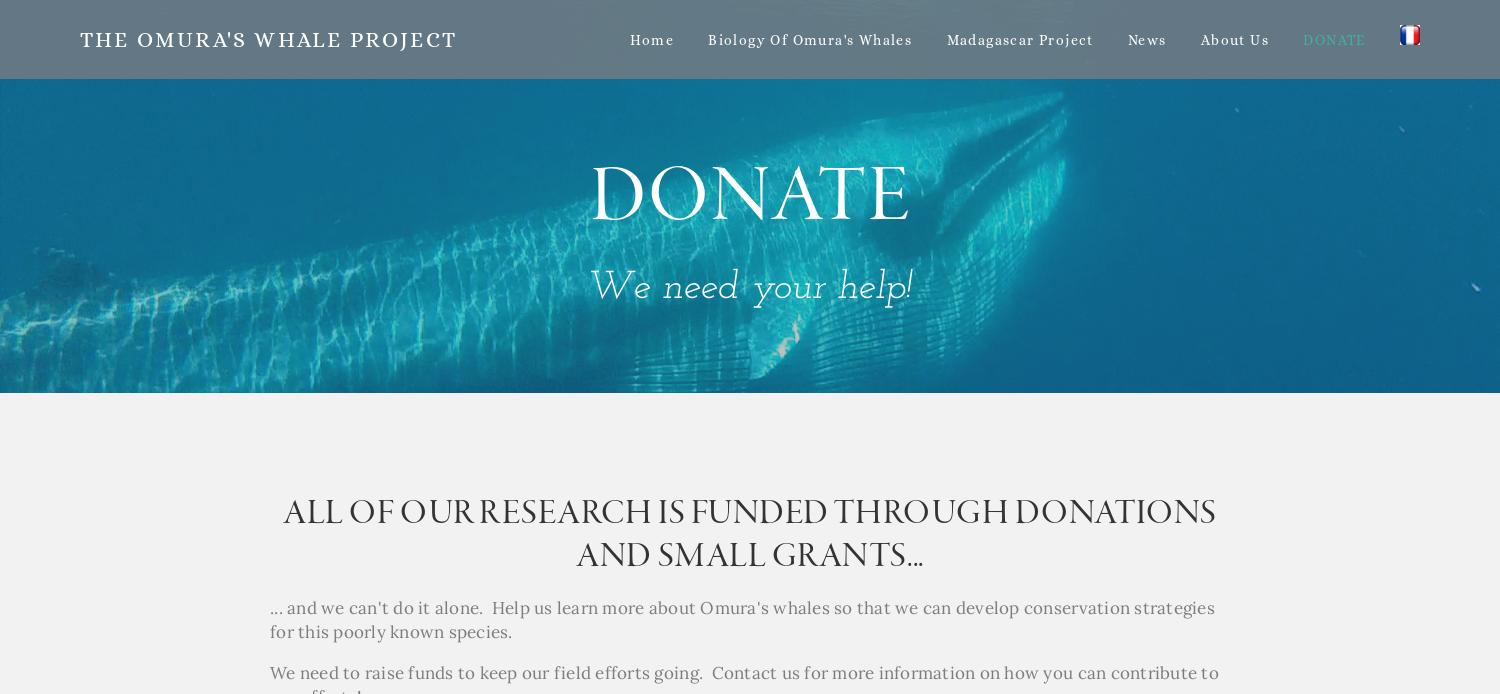 This screenshot has height=694, width=1500. I want to click on '... and we can't do it alone.  Help us learn more about Omura's whales so that we can develop conservation strategies for this poorly known species.', so click(743, 619).